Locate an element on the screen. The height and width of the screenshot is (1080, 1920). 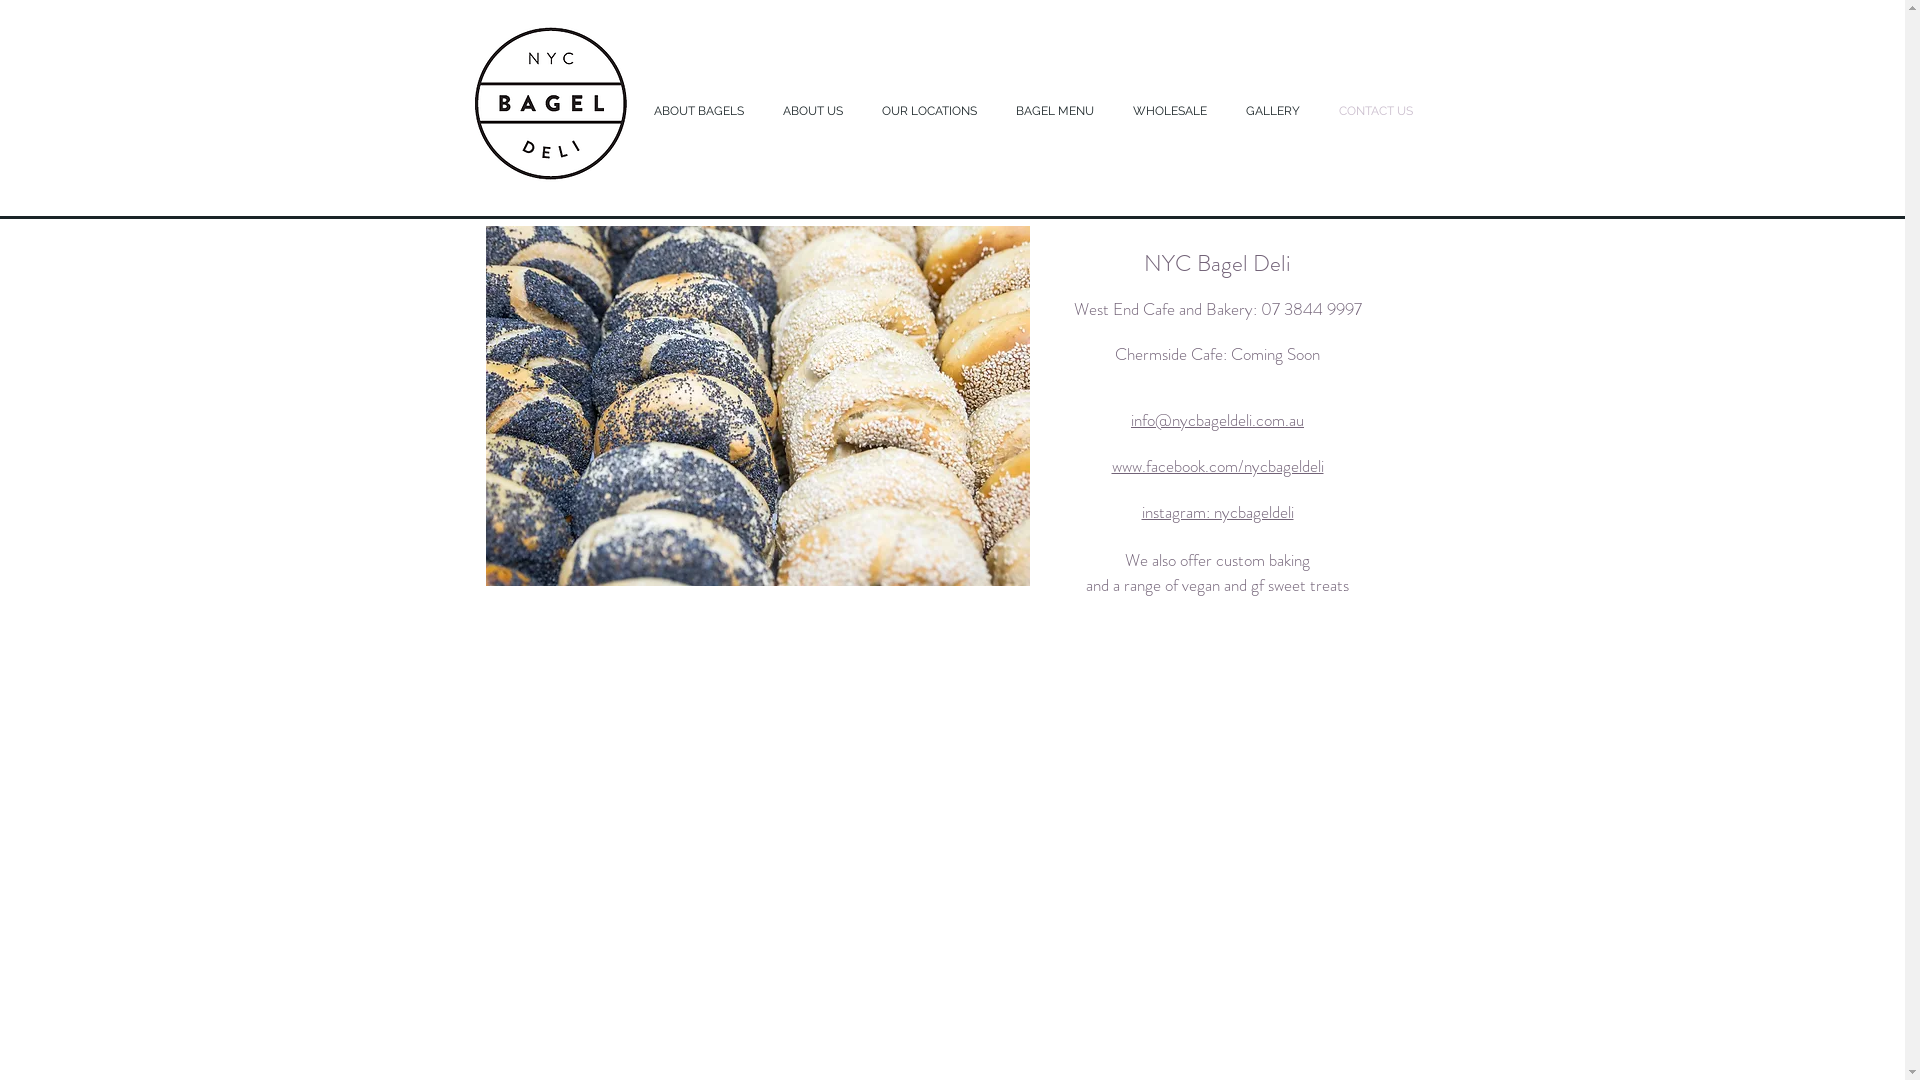
'WHOLESALE' is located at coordinates (1174, 111).